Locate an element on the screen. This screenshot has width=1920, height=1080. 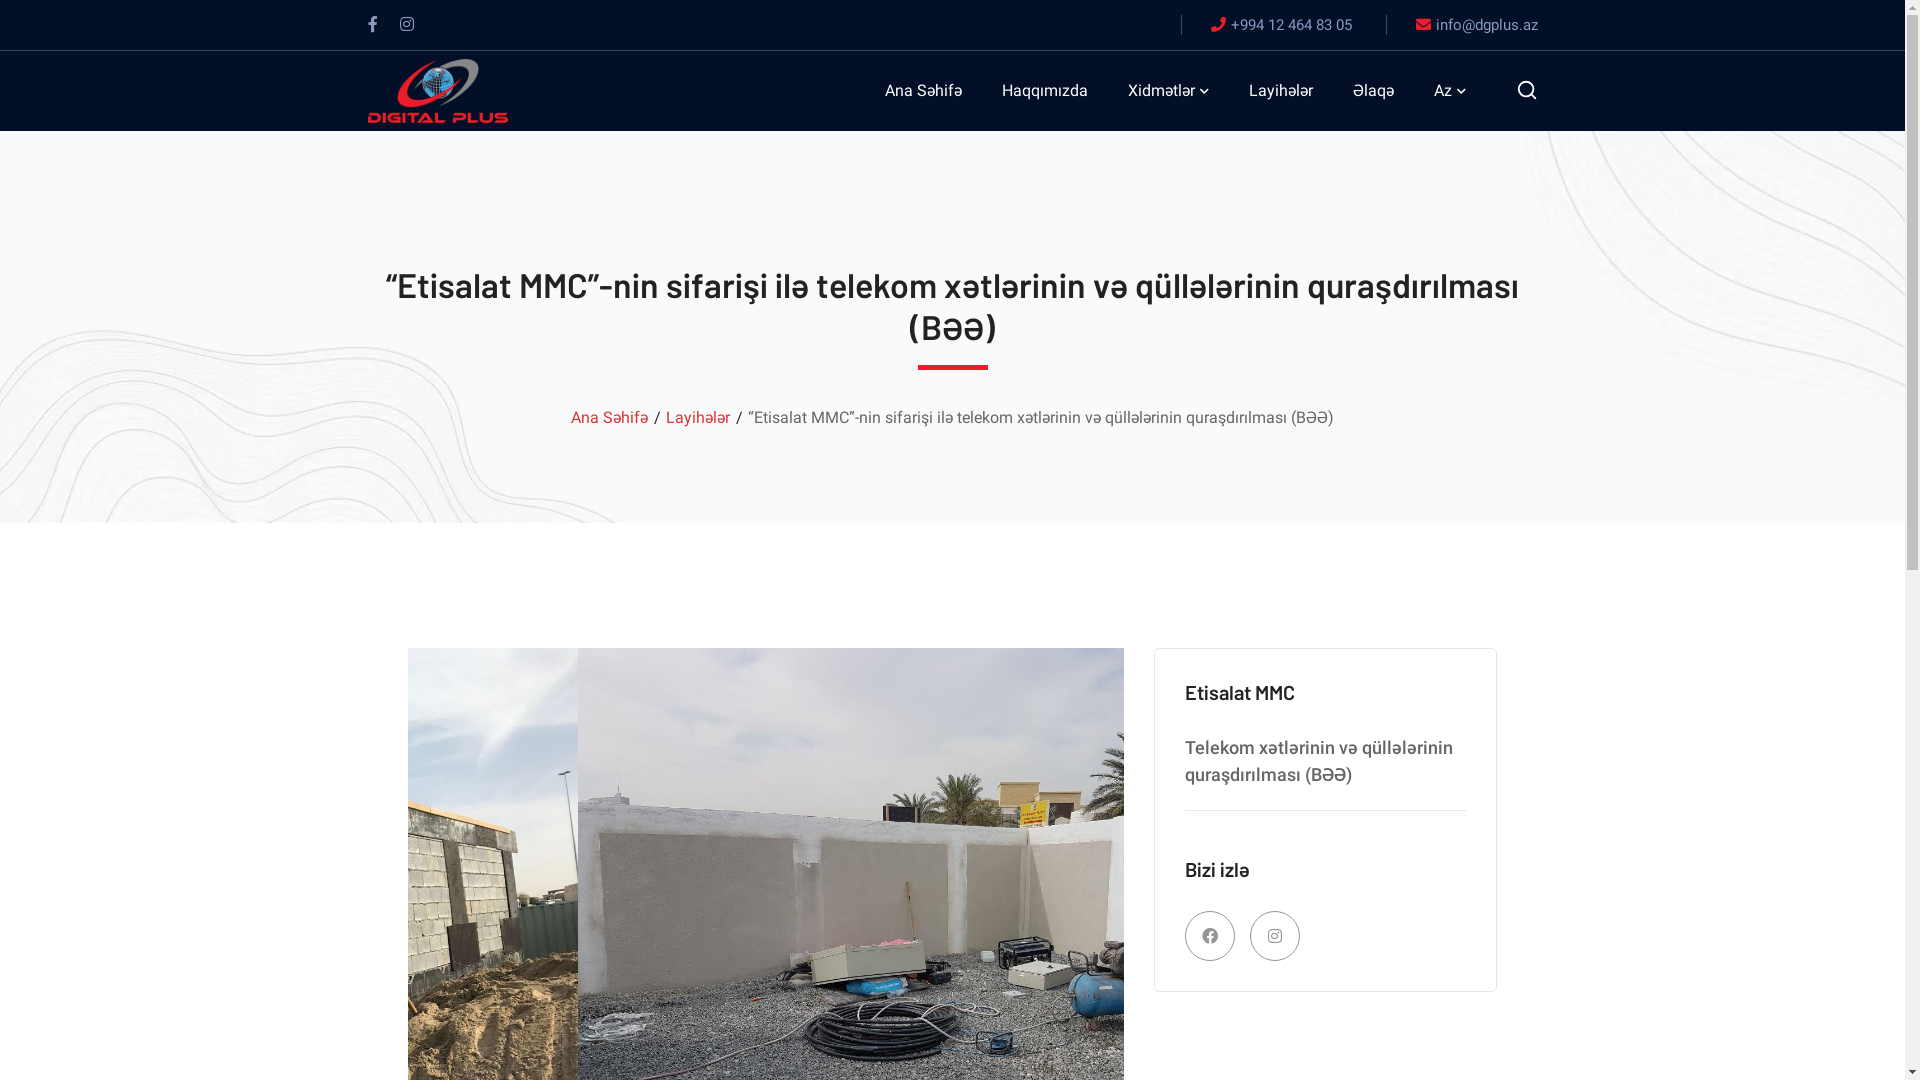
'Facebook' is located at coordinates (373, 24).